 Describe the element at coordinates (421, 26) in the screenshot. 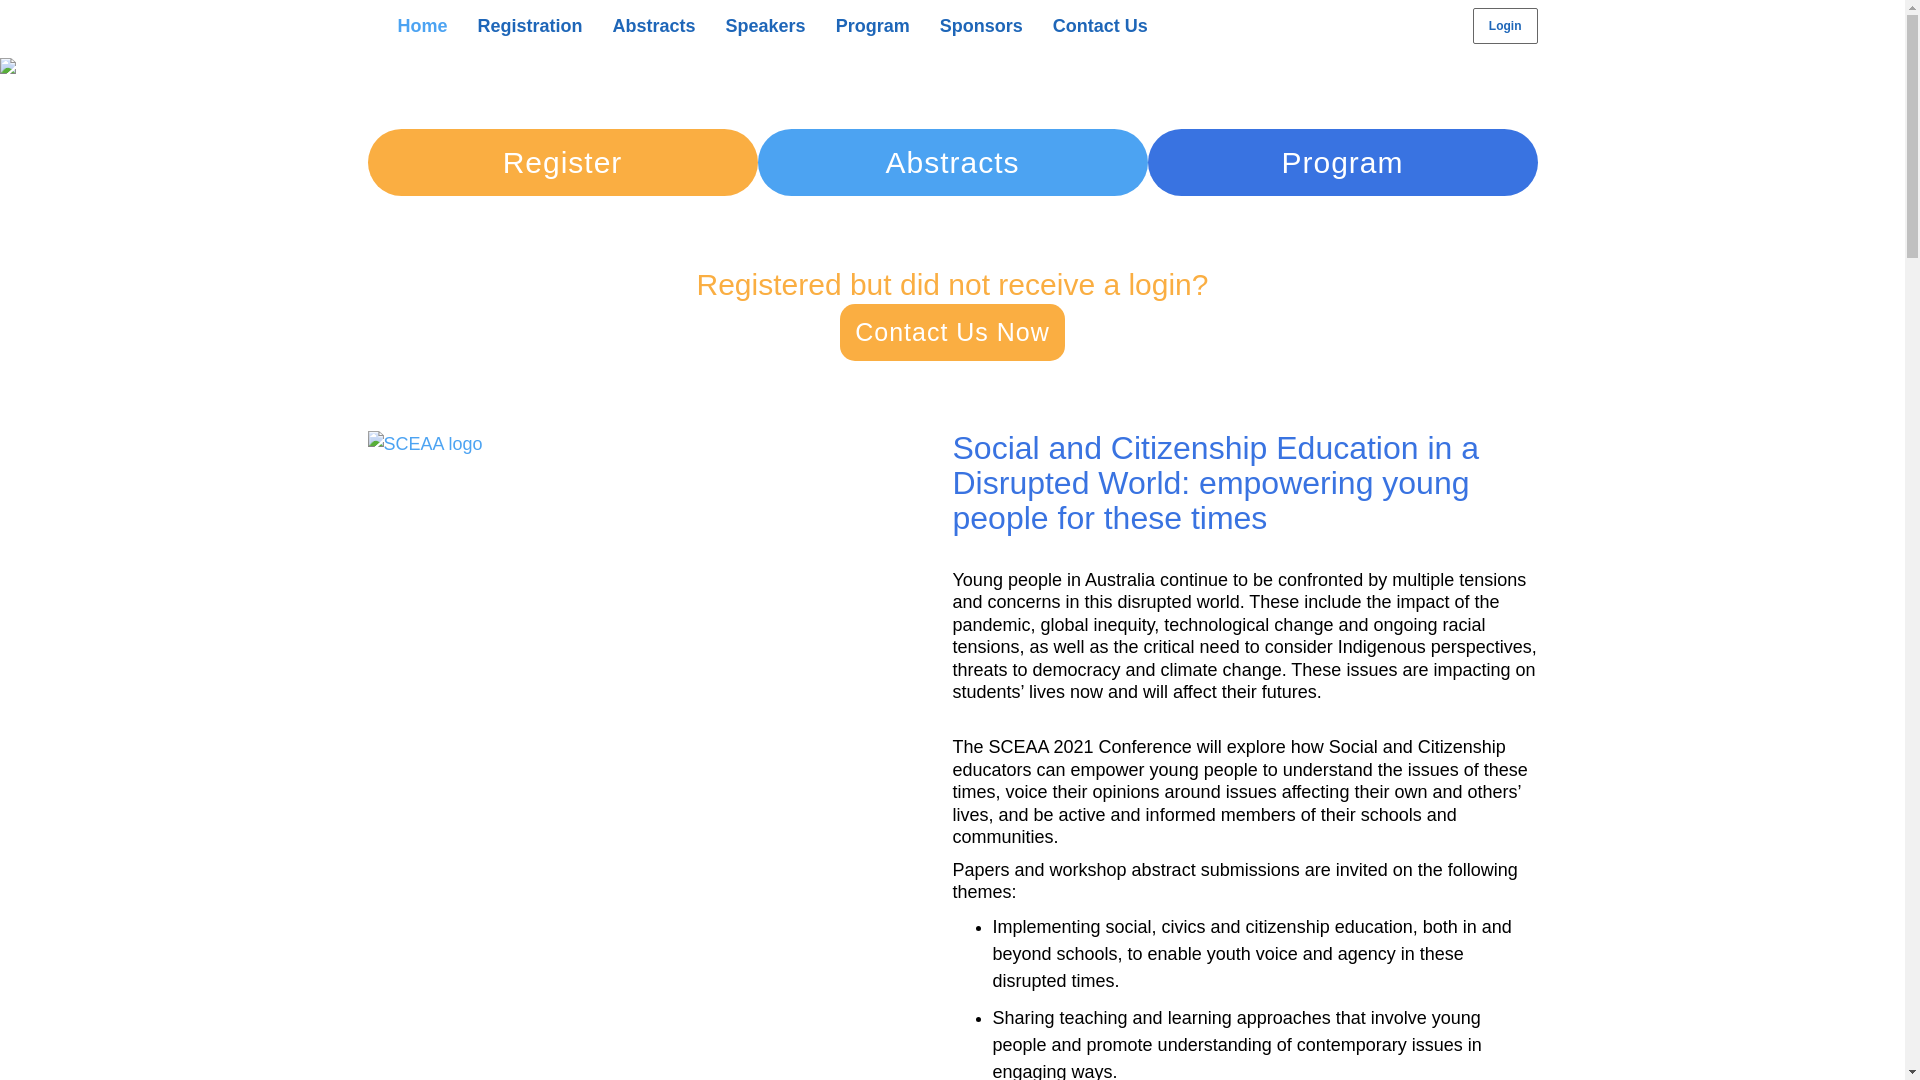

I see `'Home'` at that location.